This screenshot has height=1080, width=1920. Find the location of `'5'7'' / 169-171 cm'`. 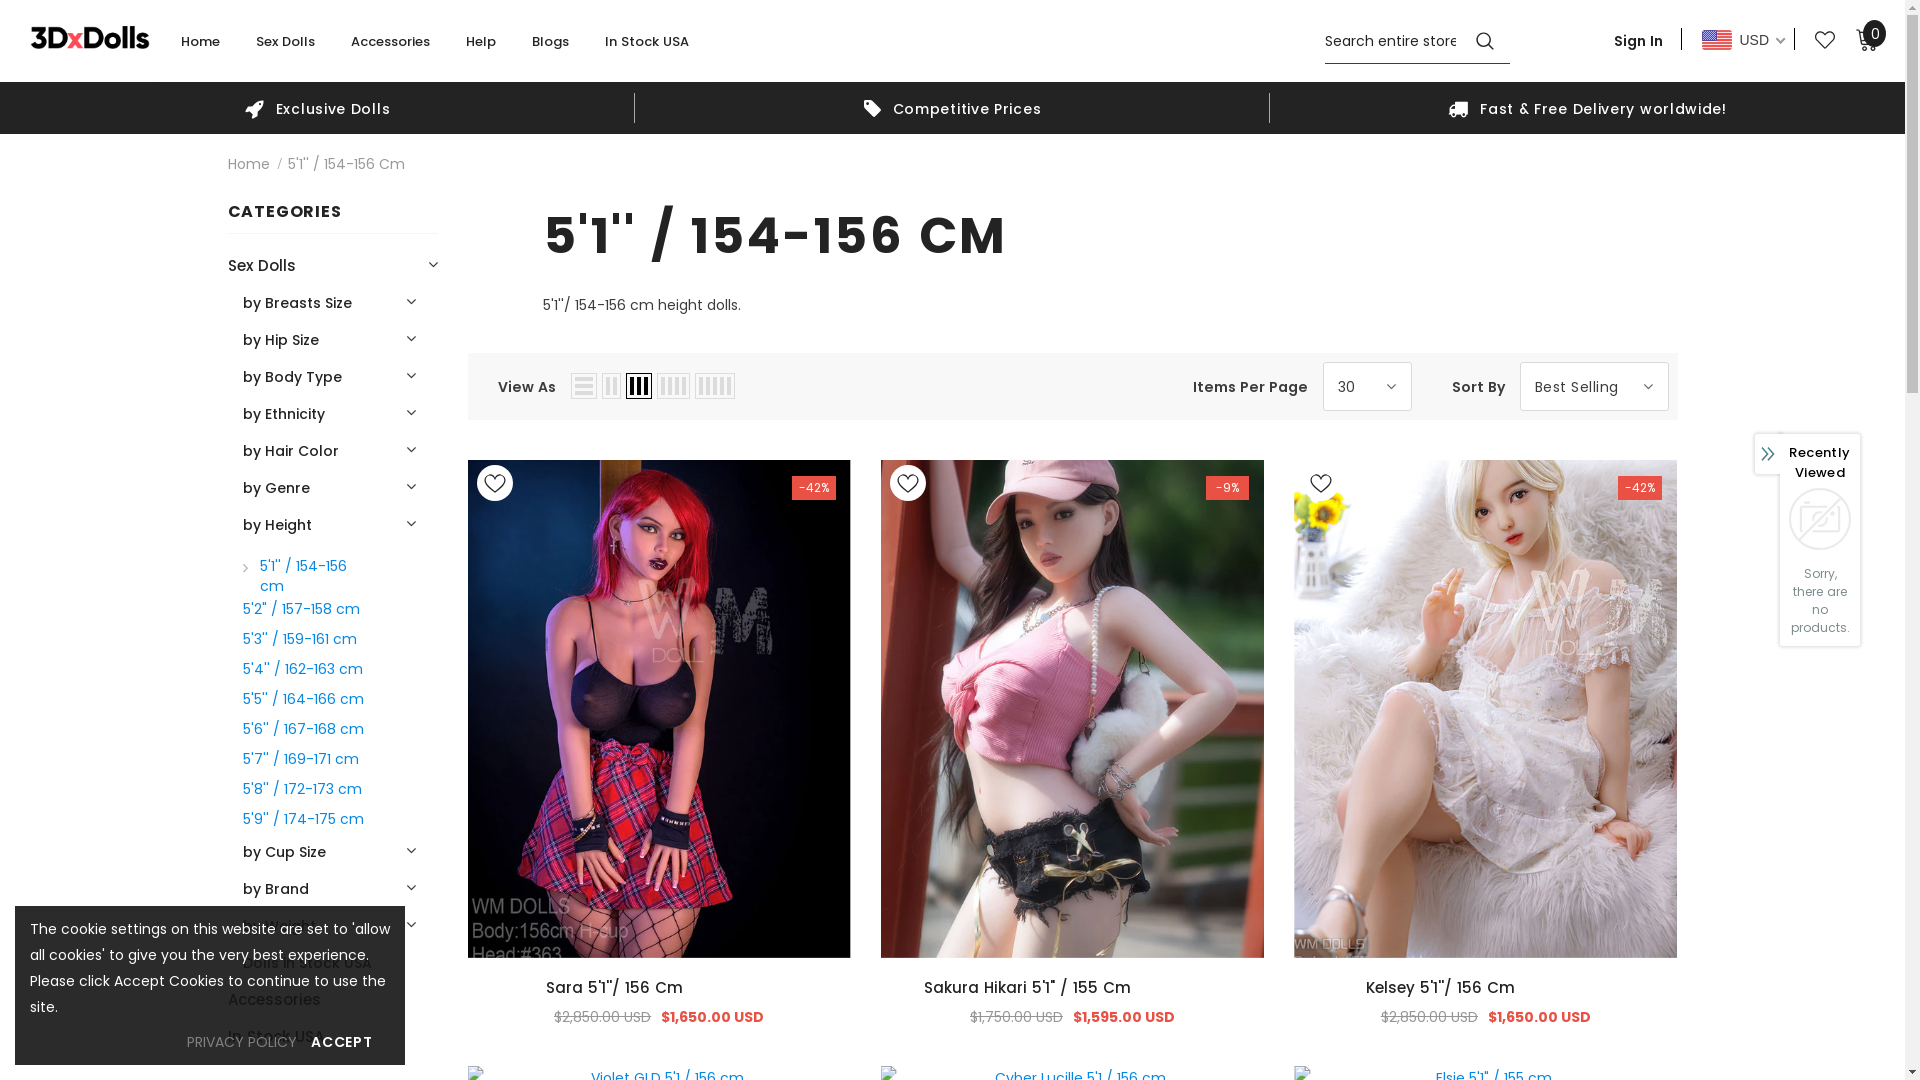

'5'7'' / 169-171 cm' is located at coordinates (298, 758).